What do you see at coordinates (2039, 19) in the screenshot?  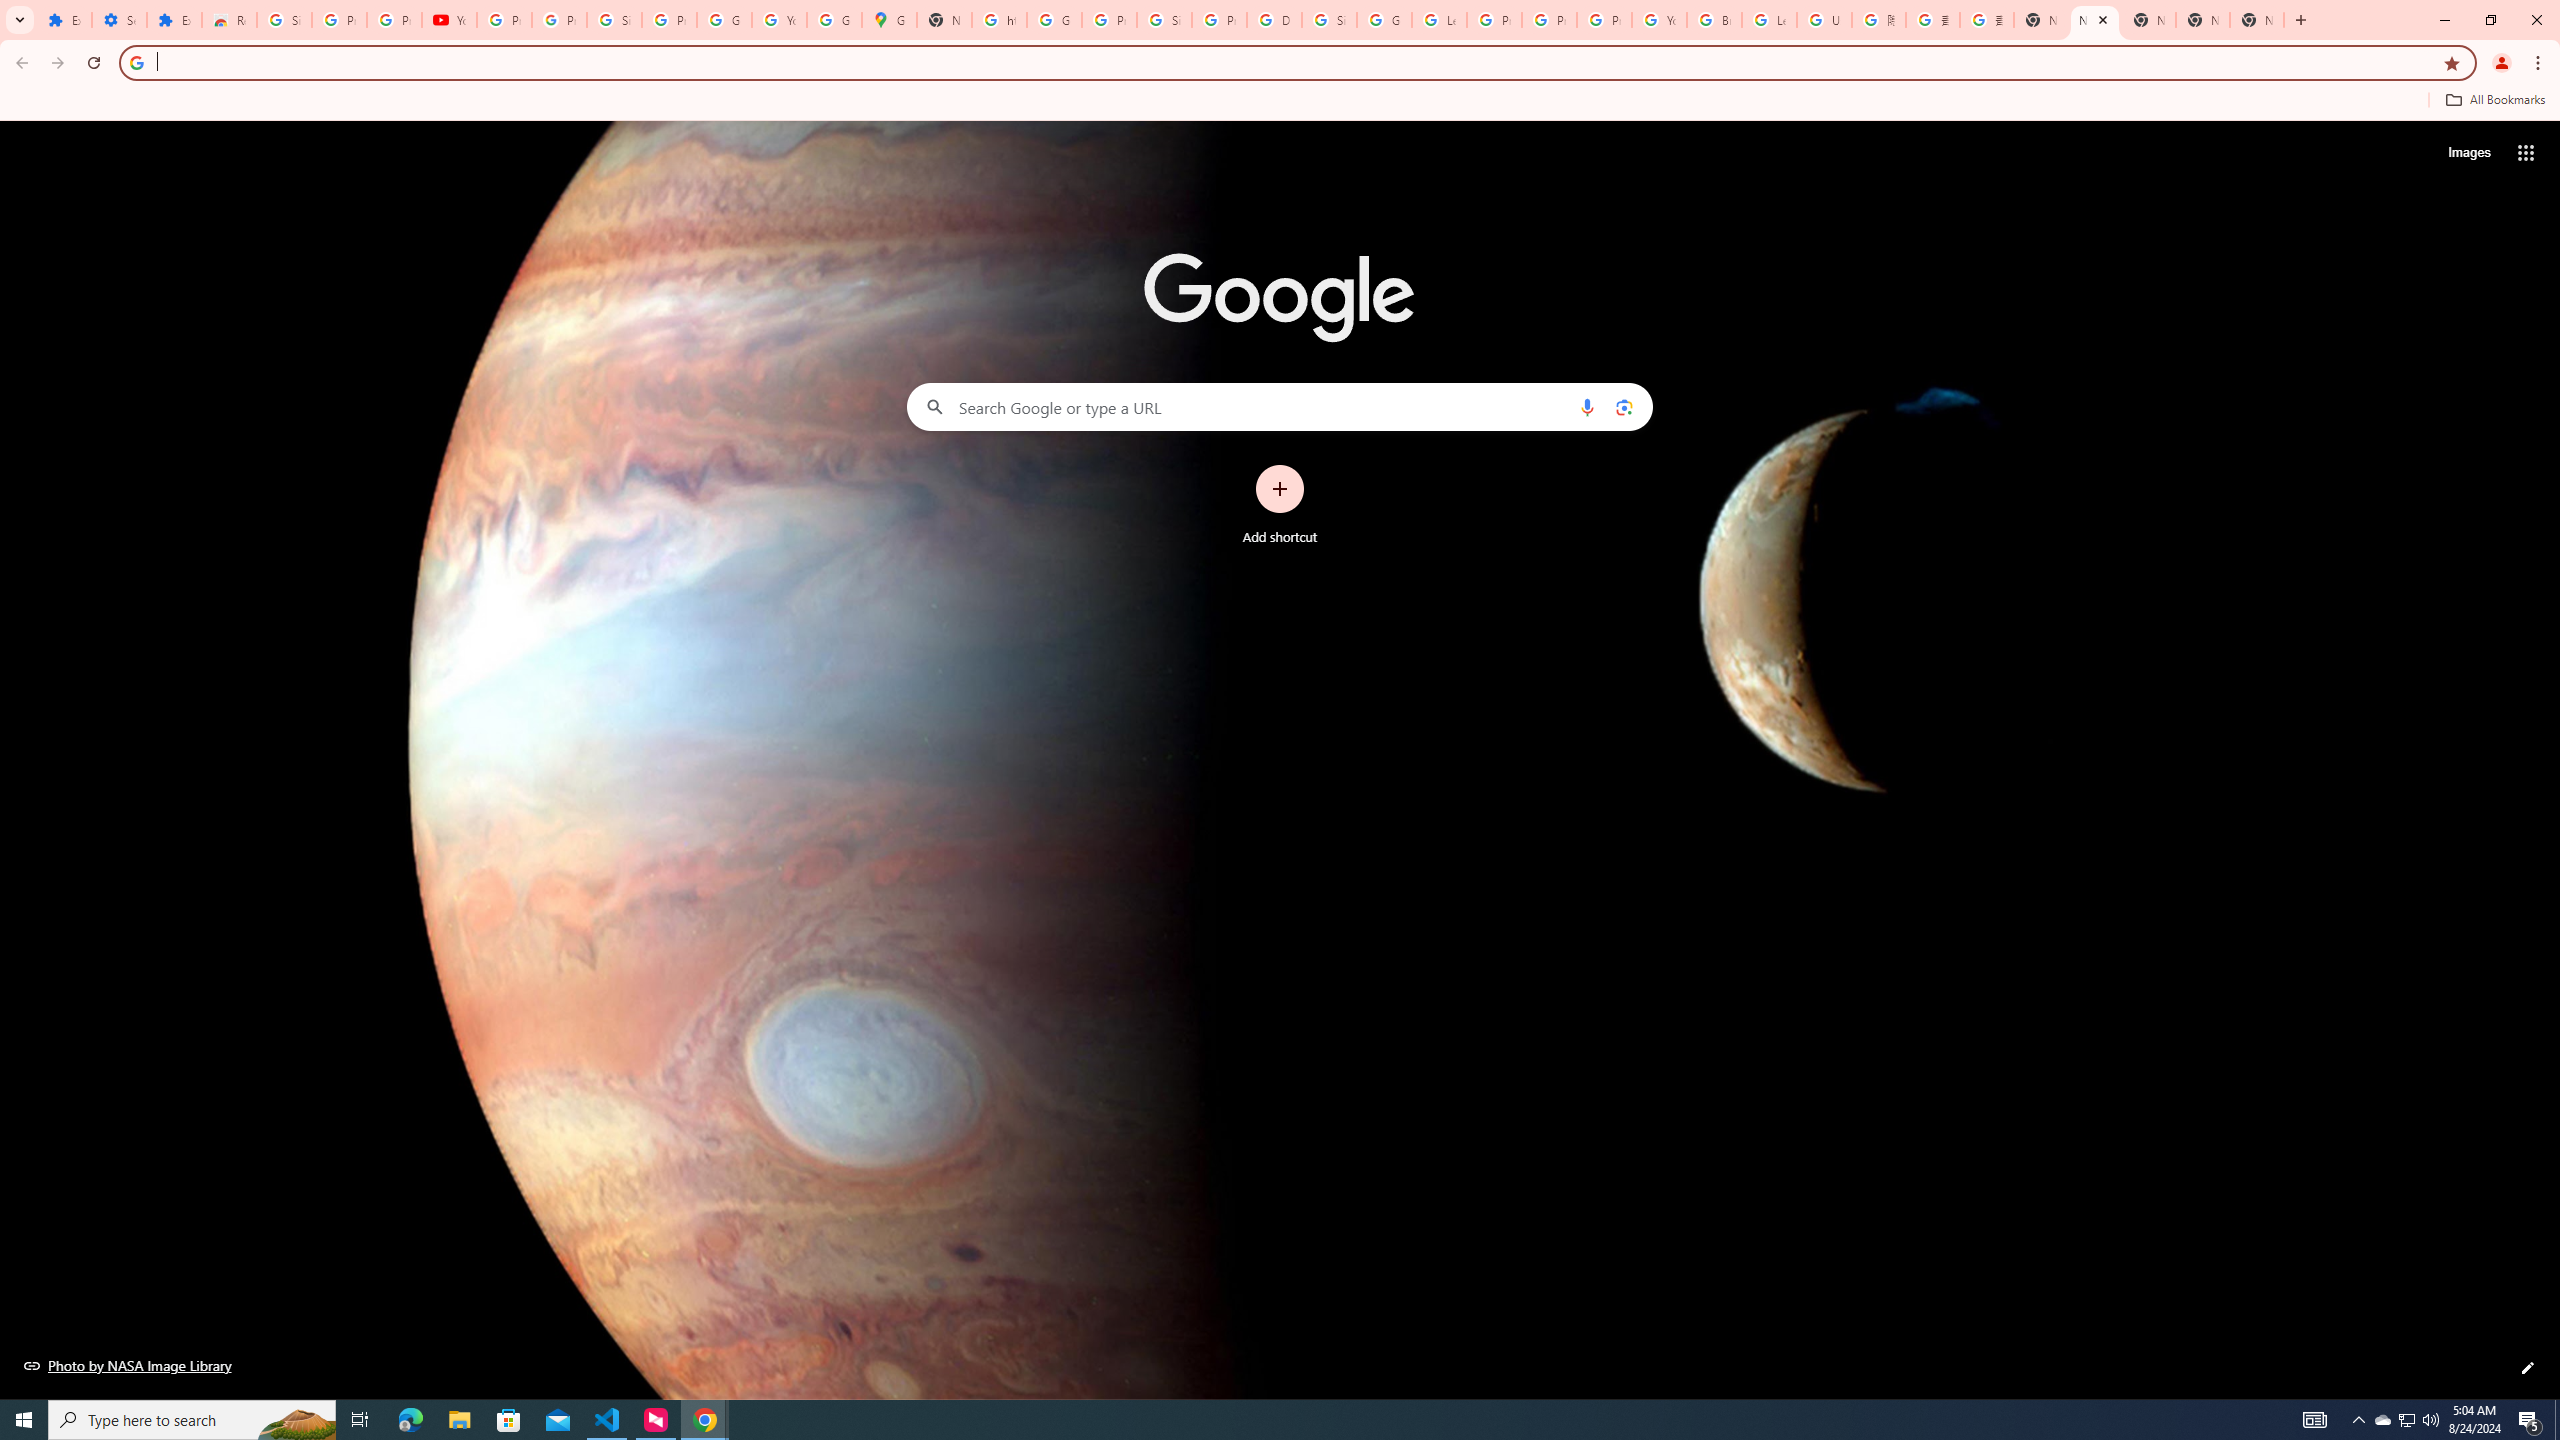 I see `'New Tab'` at bounding box center [2039, 19].